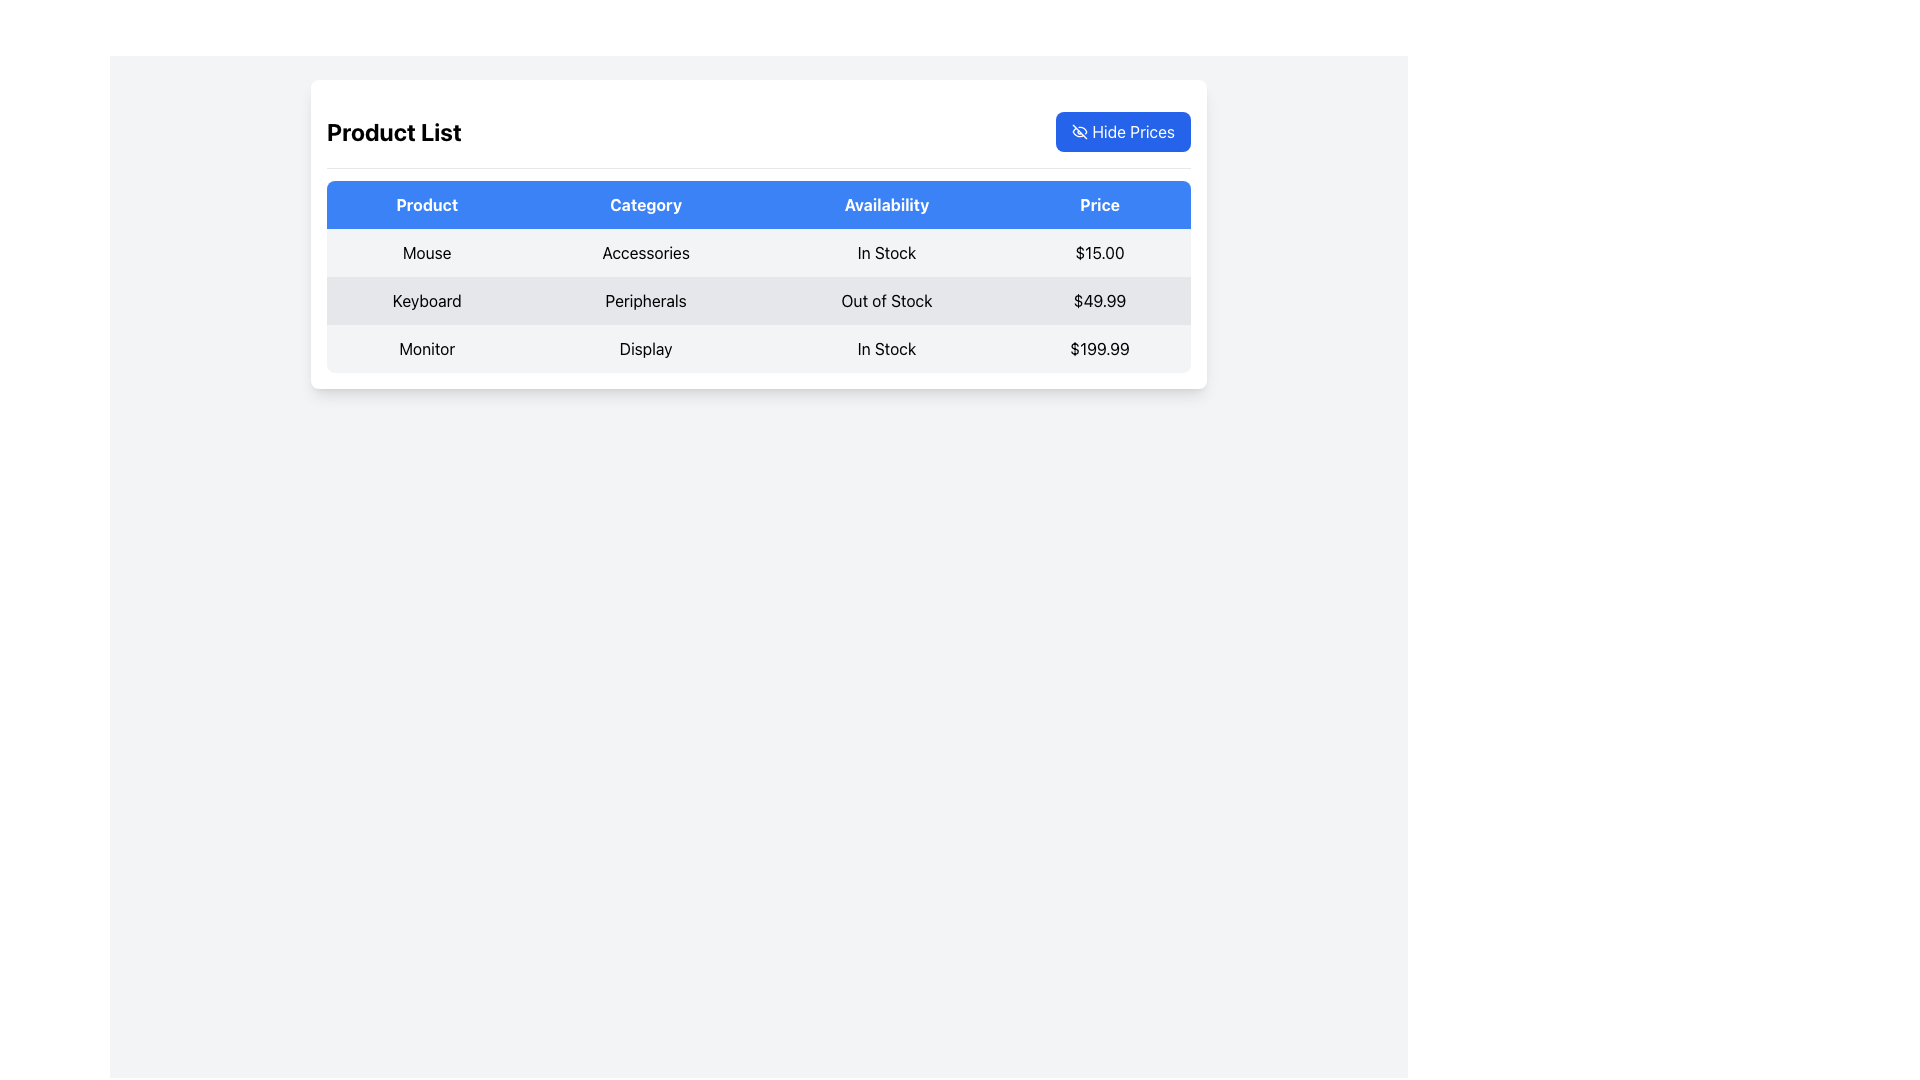 Image resolution: width=1920 pixels, height=1080 pixels. Describe the element at coordinates (646, 204) in the screenshot. I see `the second tab in the horizontal tab bar, which is located between the 'Product' and 'Availability' tabs` at that location.